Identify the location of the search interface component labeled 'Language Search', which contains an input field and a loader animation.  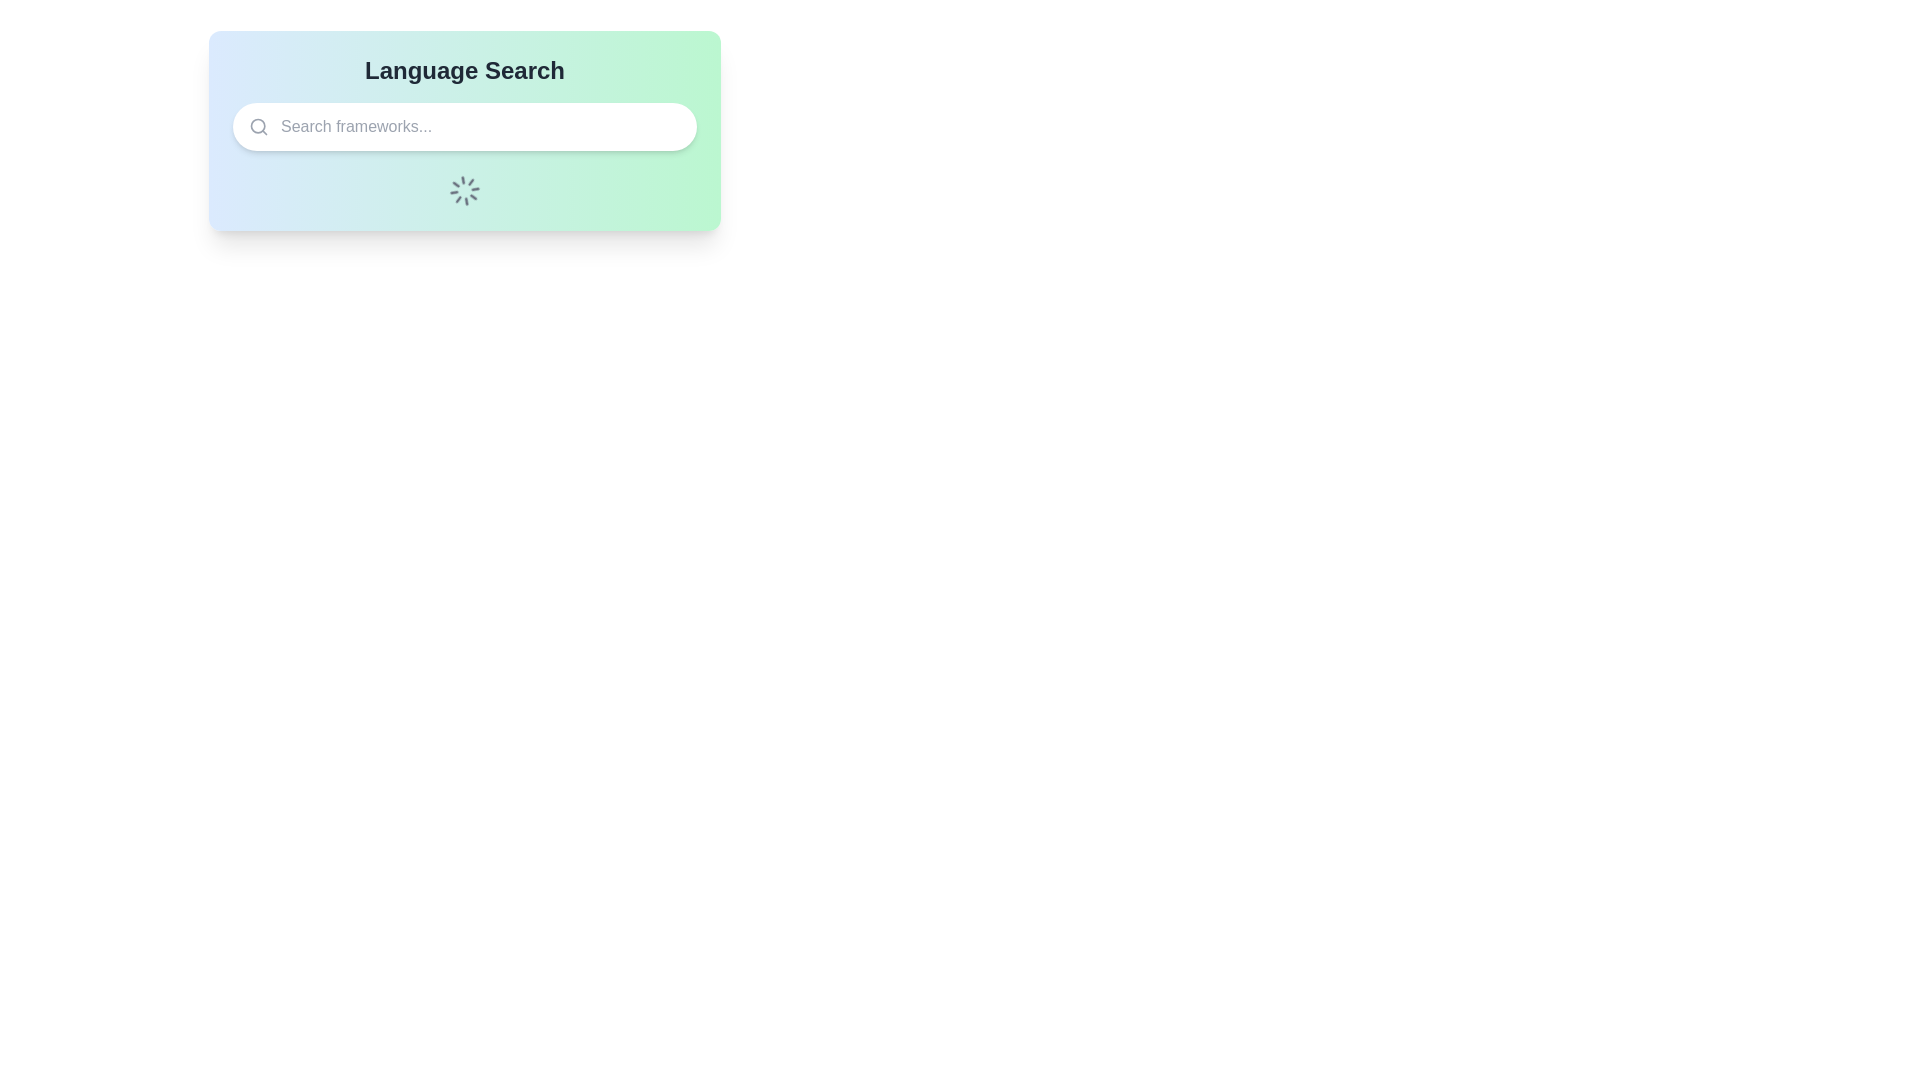
(464, 131).